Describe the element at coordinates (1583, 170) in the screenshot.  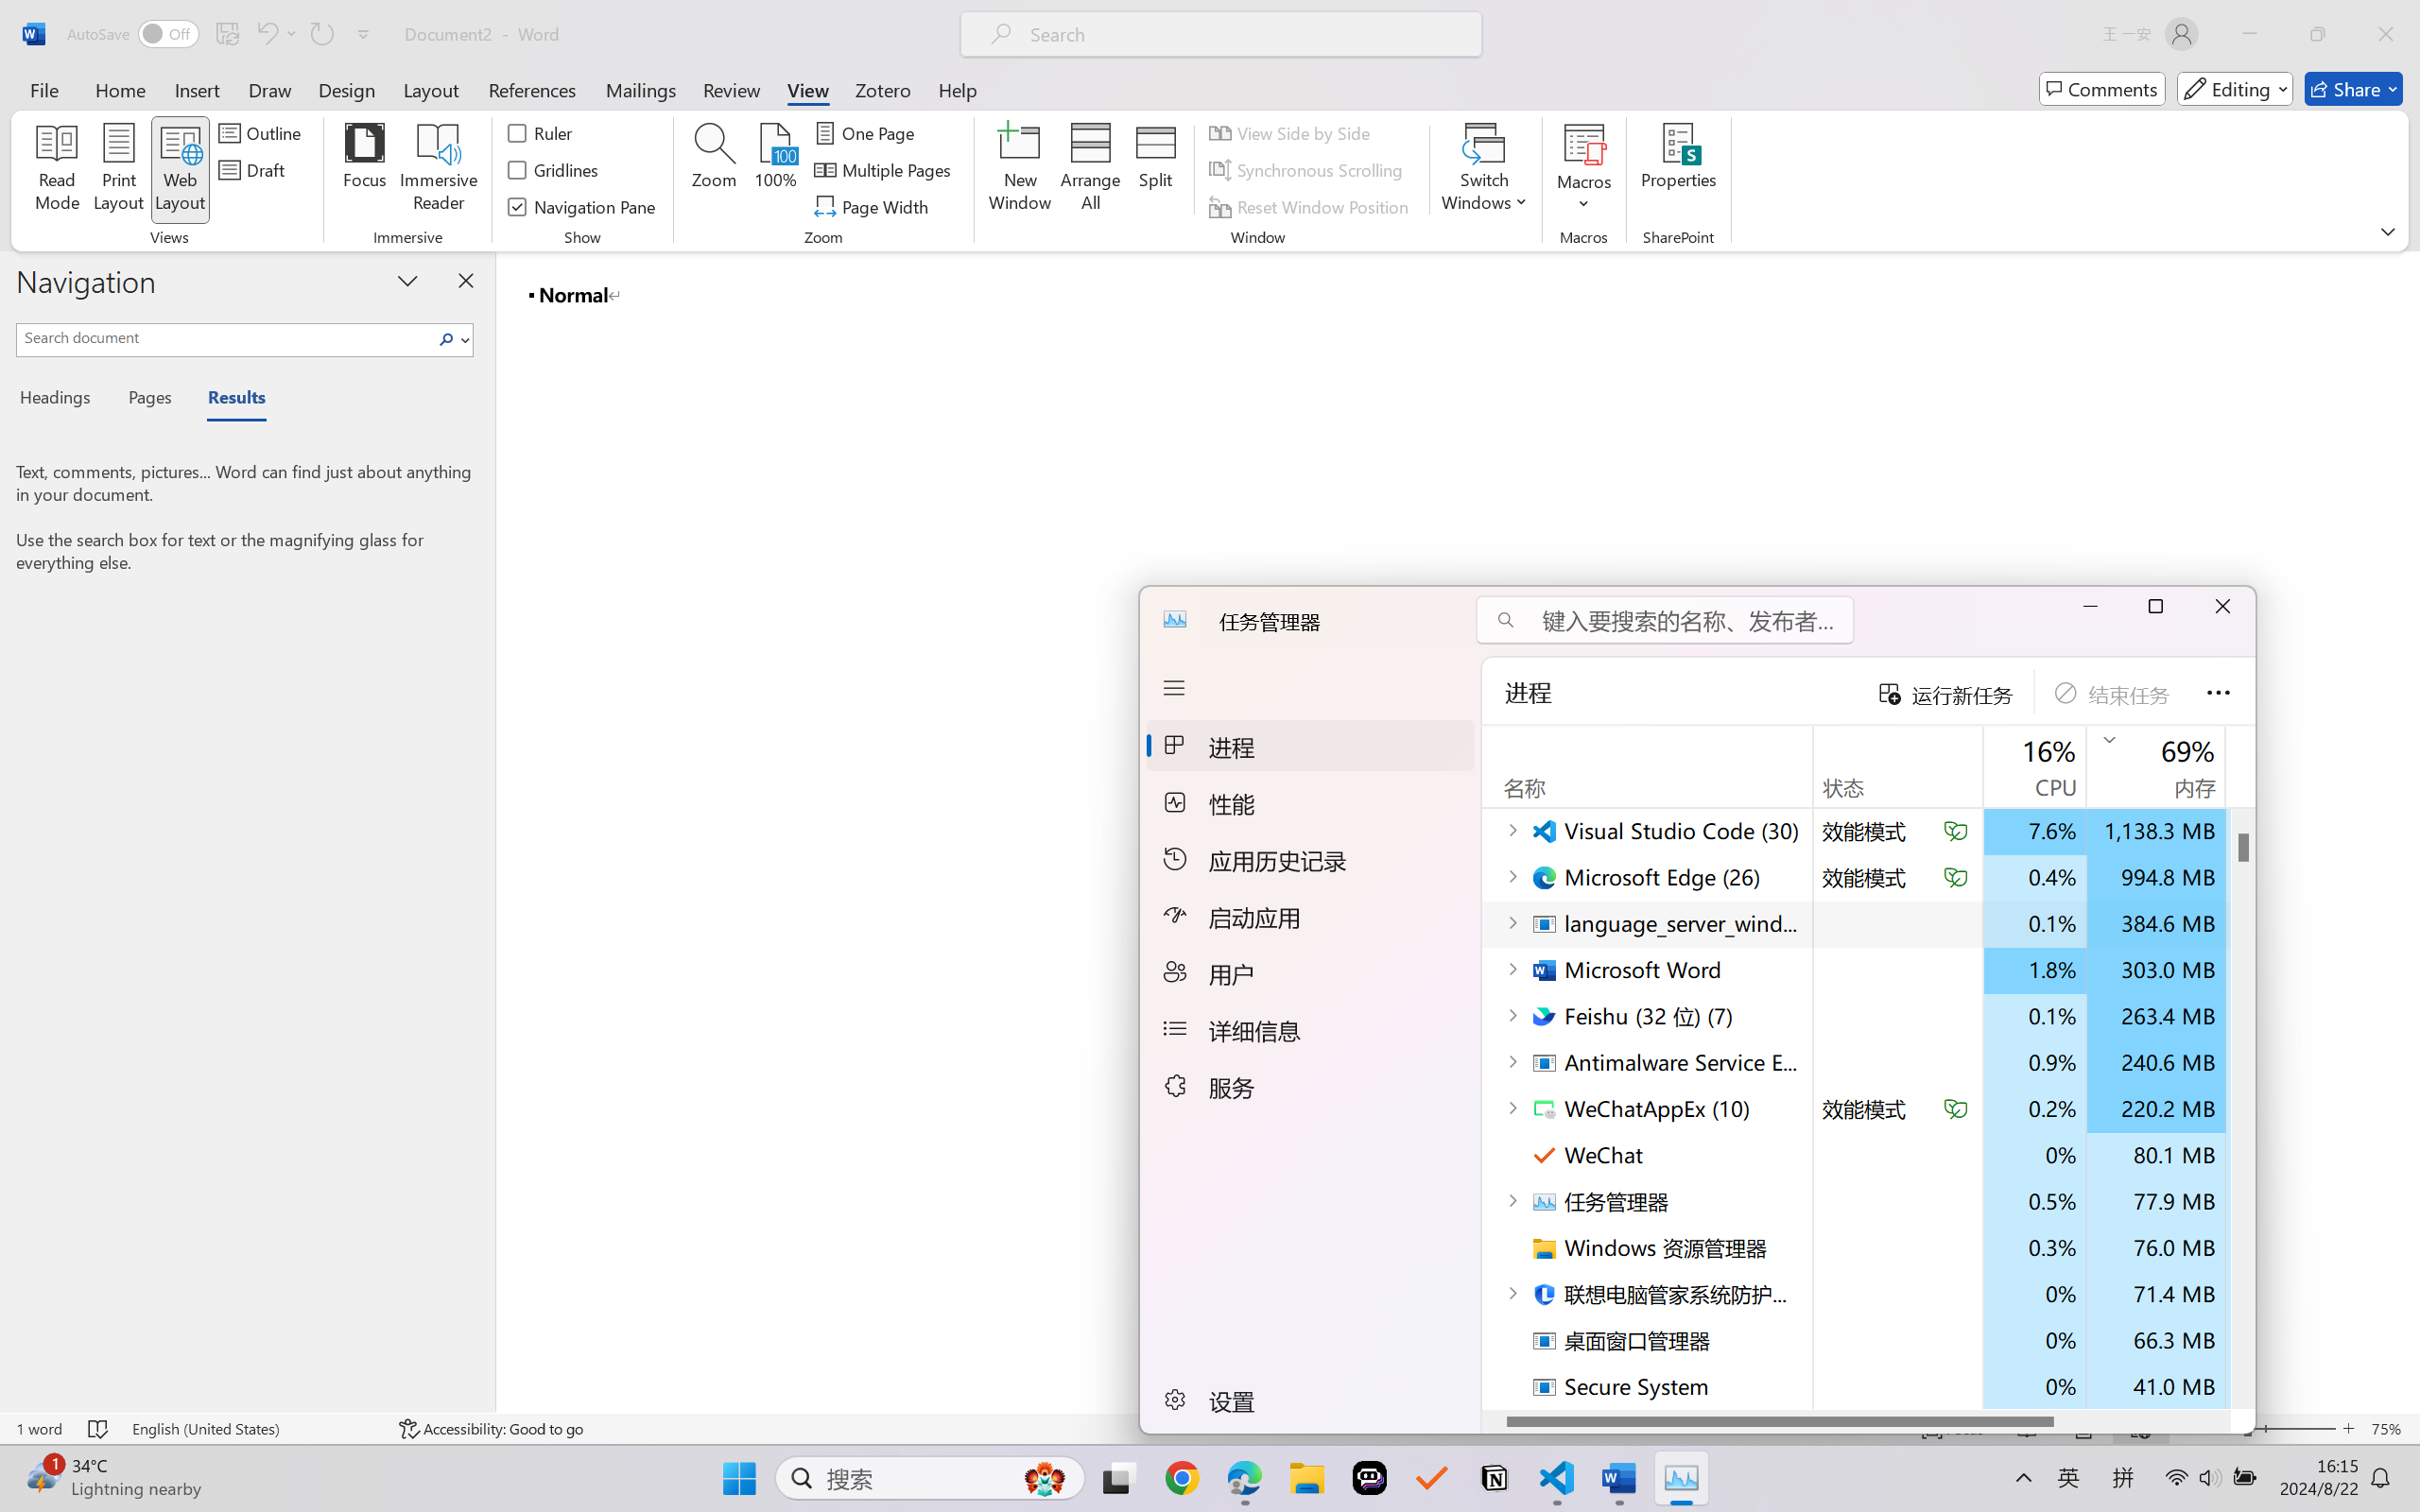
I see `'Macros'` at that location.